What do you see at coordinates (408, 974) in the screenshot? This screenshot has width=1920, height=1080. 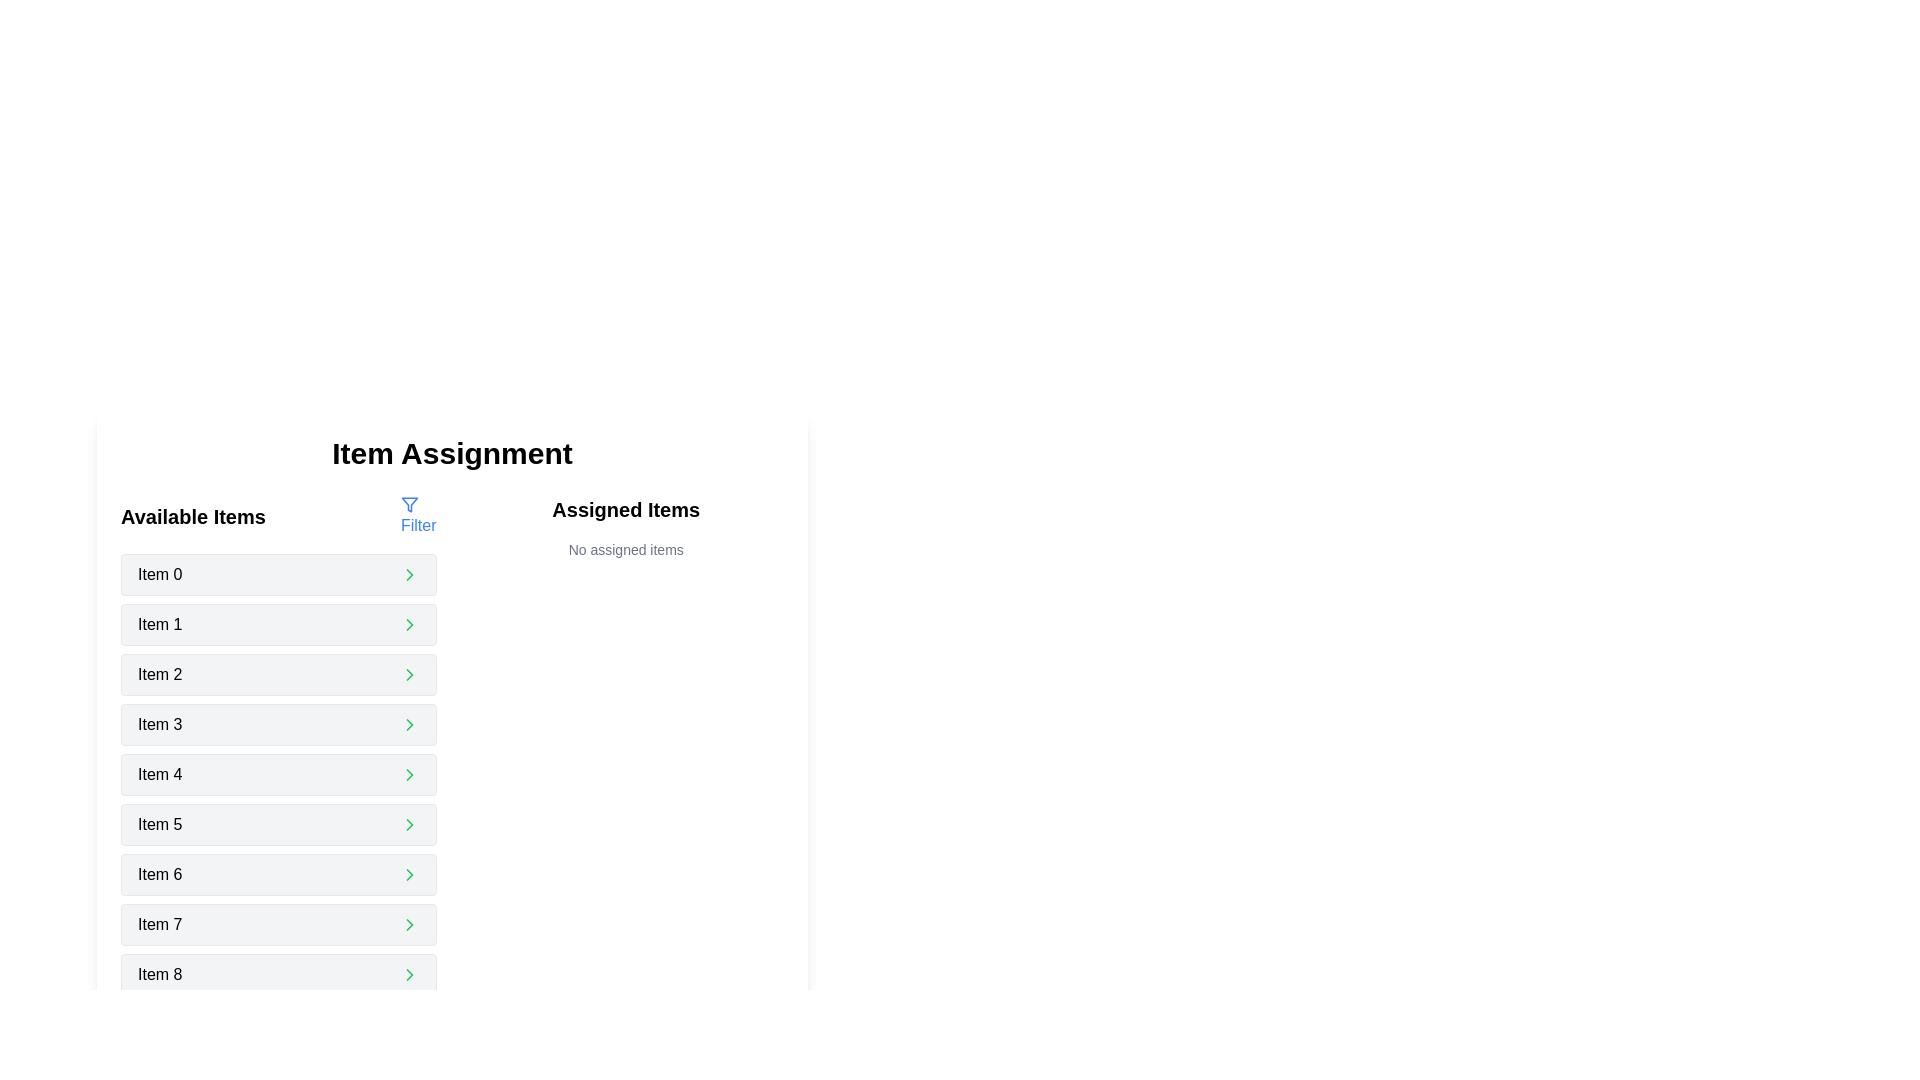 I see `the interactive right-arrow icon with a green color located at the end of the list item labeled 'Item 8' in the 'Available Items' section` at bounding box center [408, 974].